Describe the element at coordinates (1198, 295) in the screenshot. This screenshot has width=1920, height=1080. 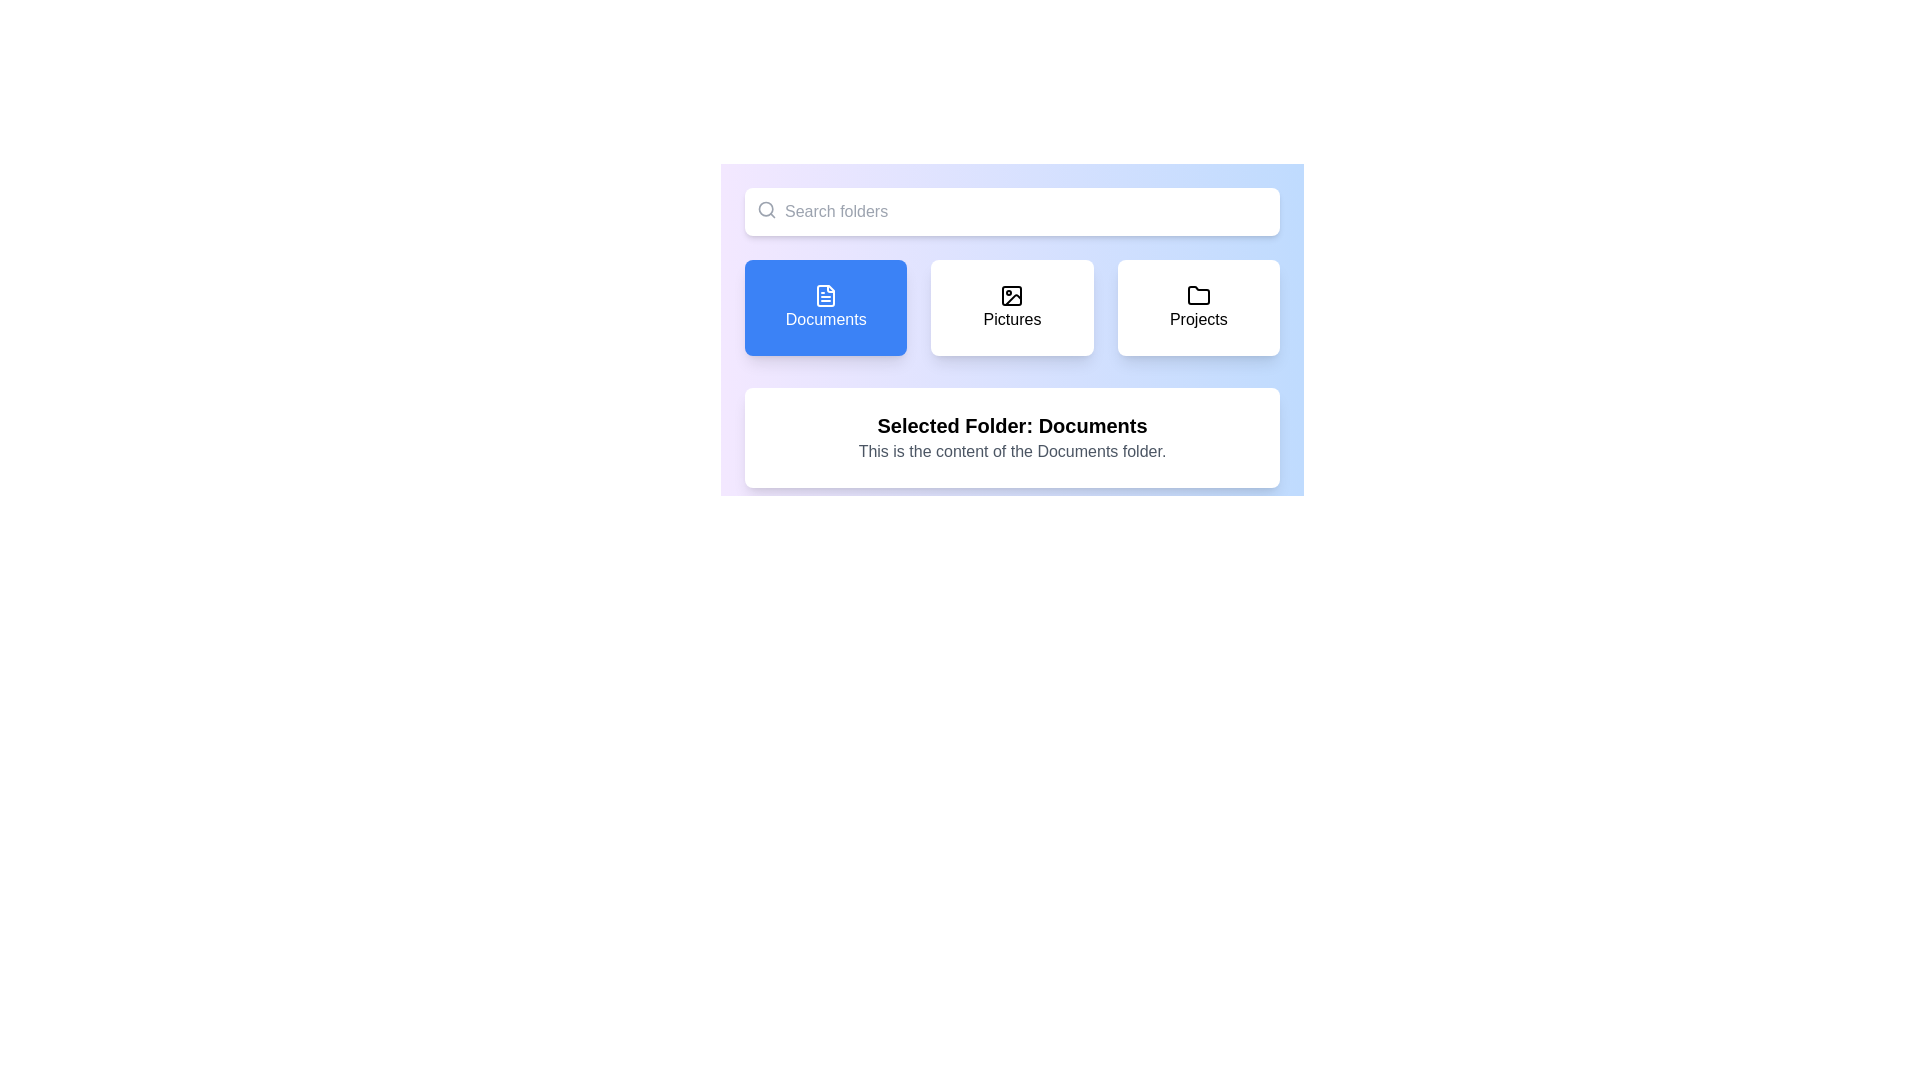
I see `the folder-shaped icon in the 'Projects' section` at that location.